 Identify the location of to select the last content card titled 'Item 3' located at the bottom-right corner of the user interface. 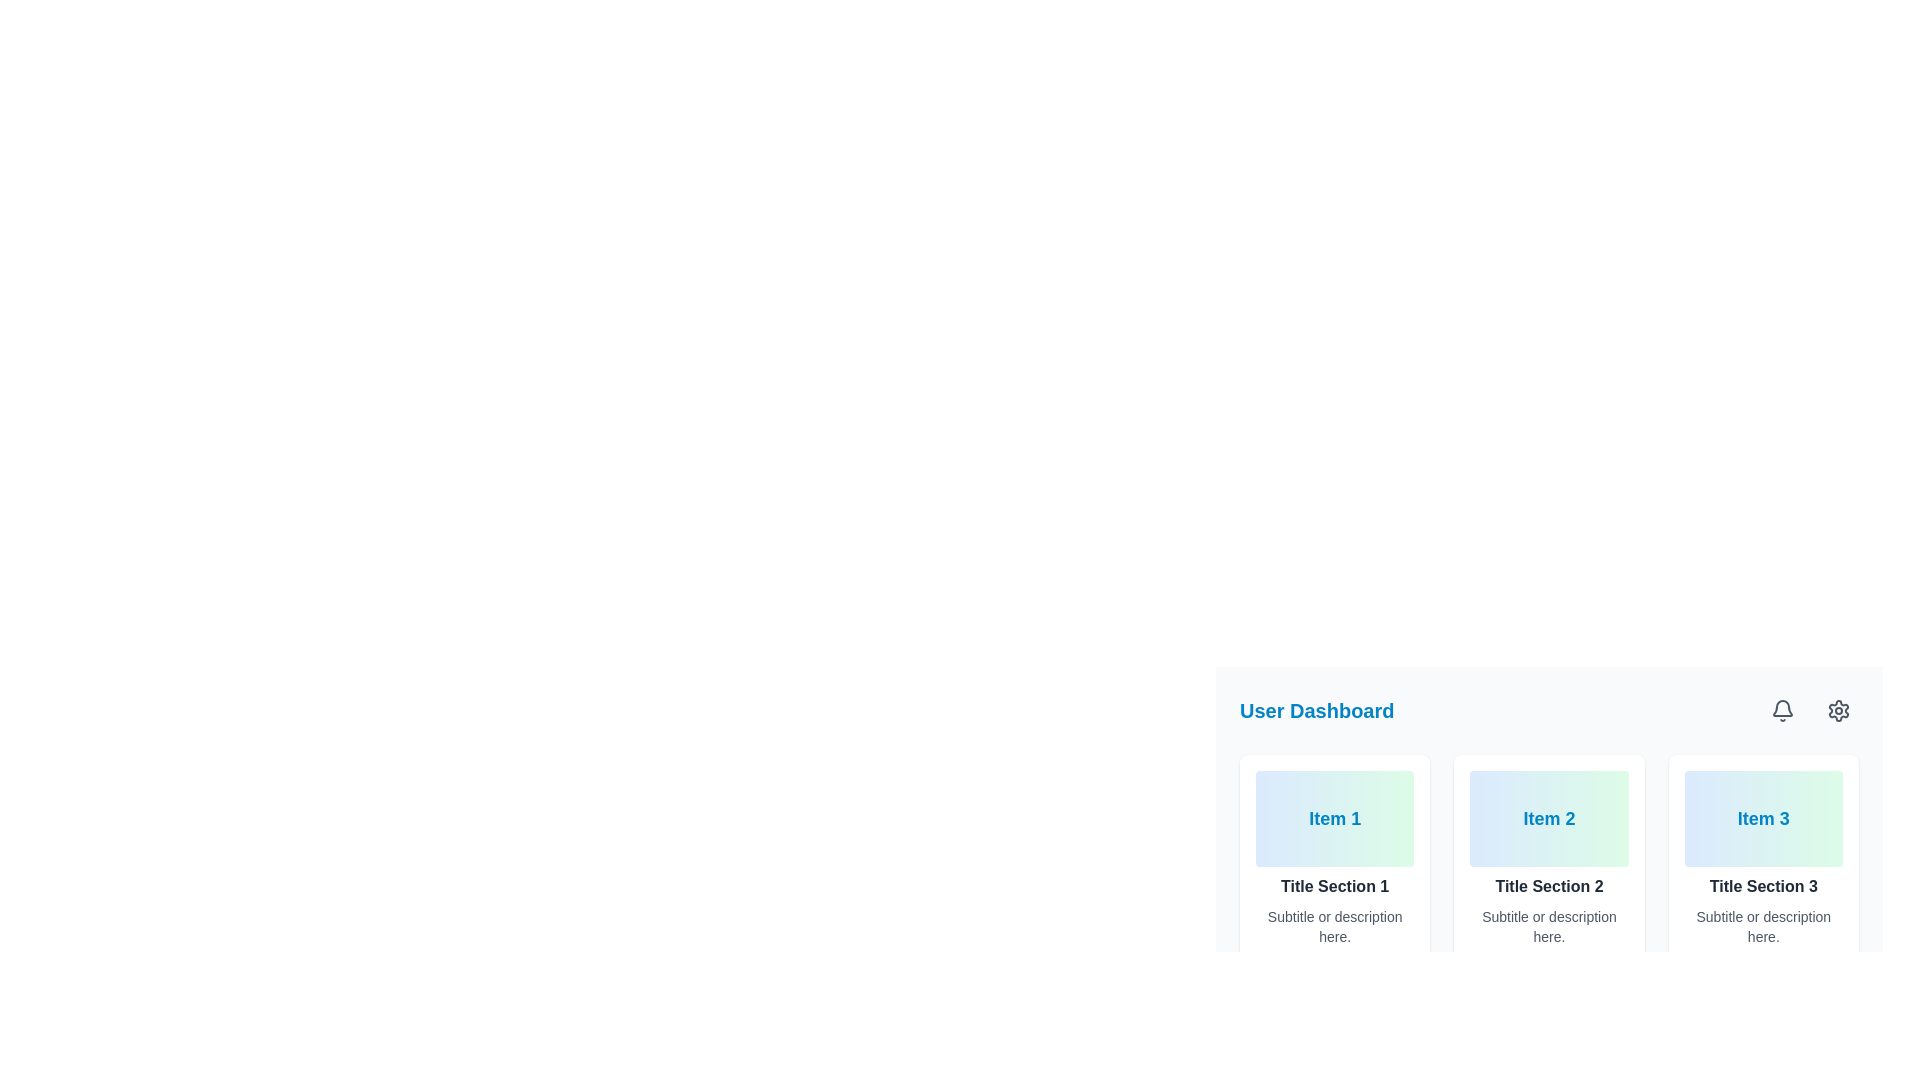
(1763, 858).